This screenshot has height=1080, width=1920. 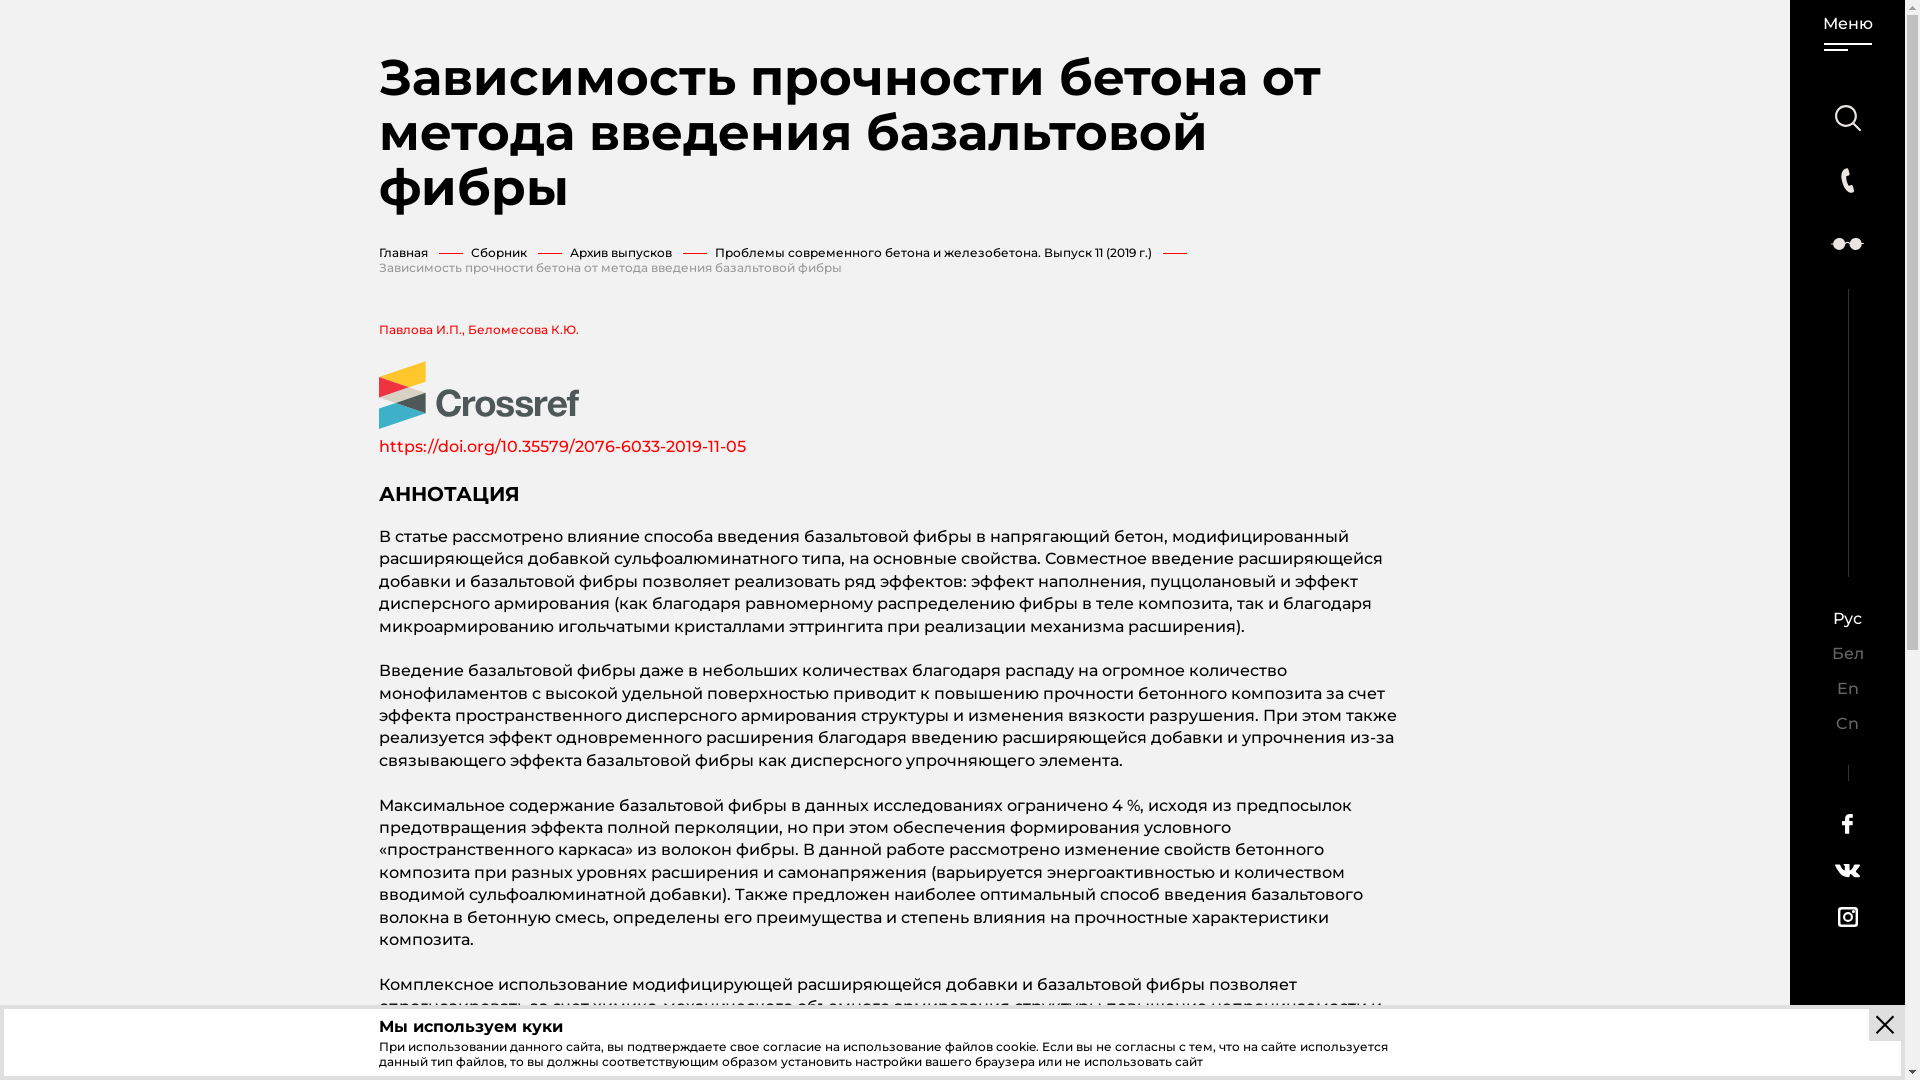 I want to click on 'Cn', so click(x=1846, y=723).